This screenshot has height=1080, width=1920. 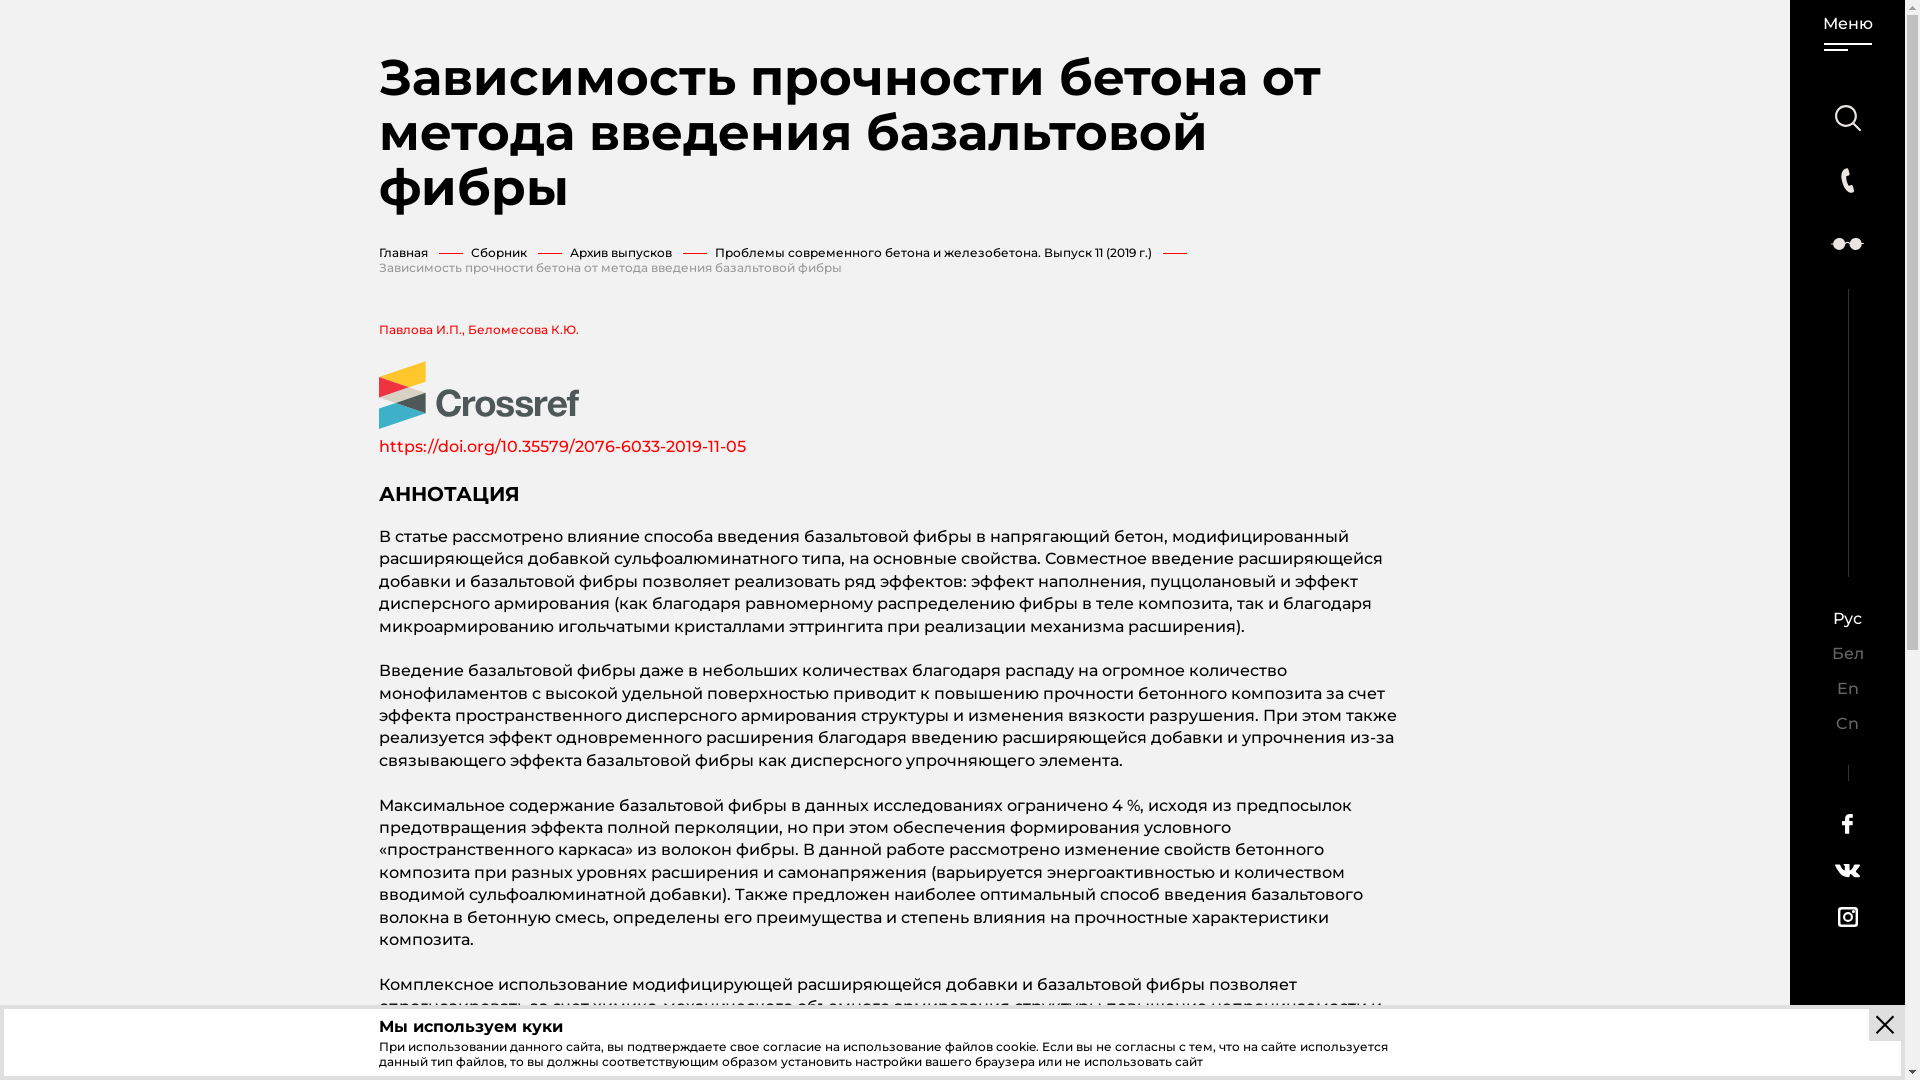 I want to click on 'Cn', so click(x=1846, y=723).